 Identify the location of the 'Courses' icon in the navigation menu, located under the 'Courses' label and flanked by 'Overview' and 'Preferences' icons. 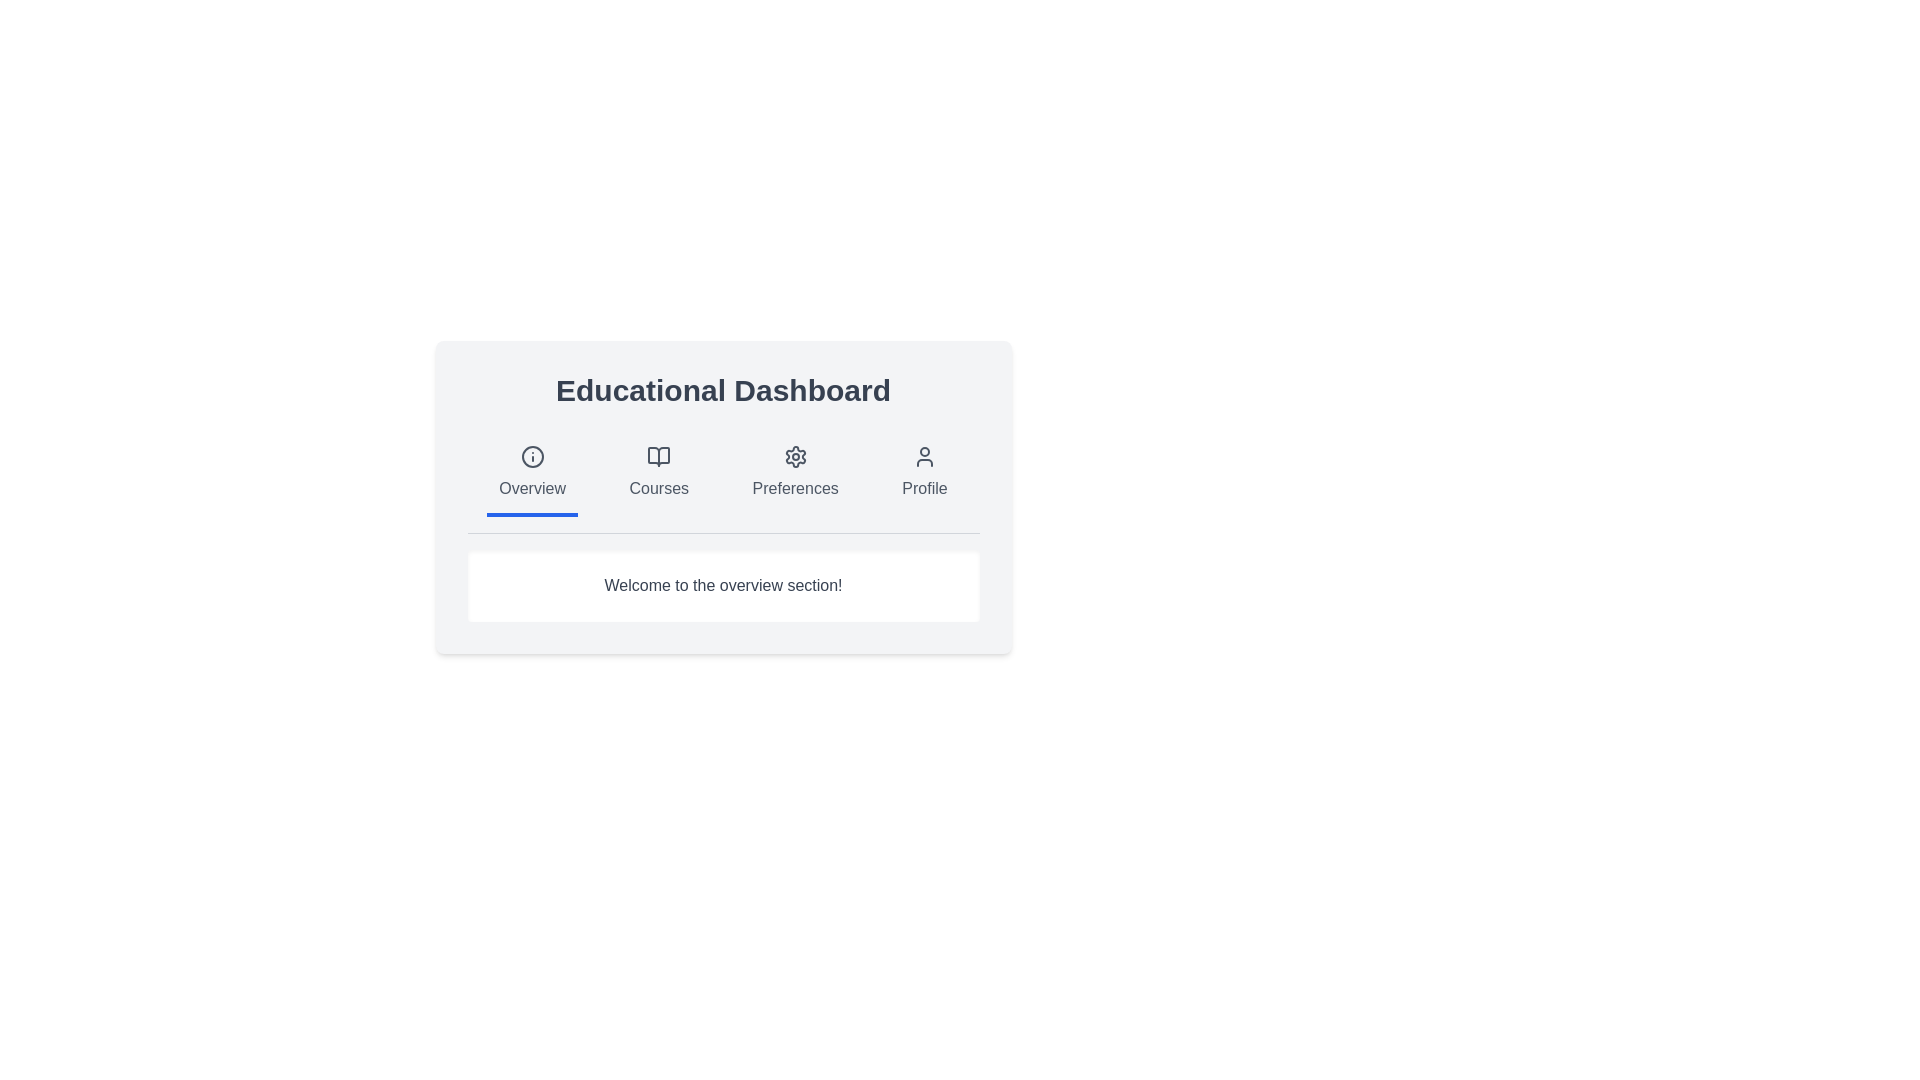
(659, 456).